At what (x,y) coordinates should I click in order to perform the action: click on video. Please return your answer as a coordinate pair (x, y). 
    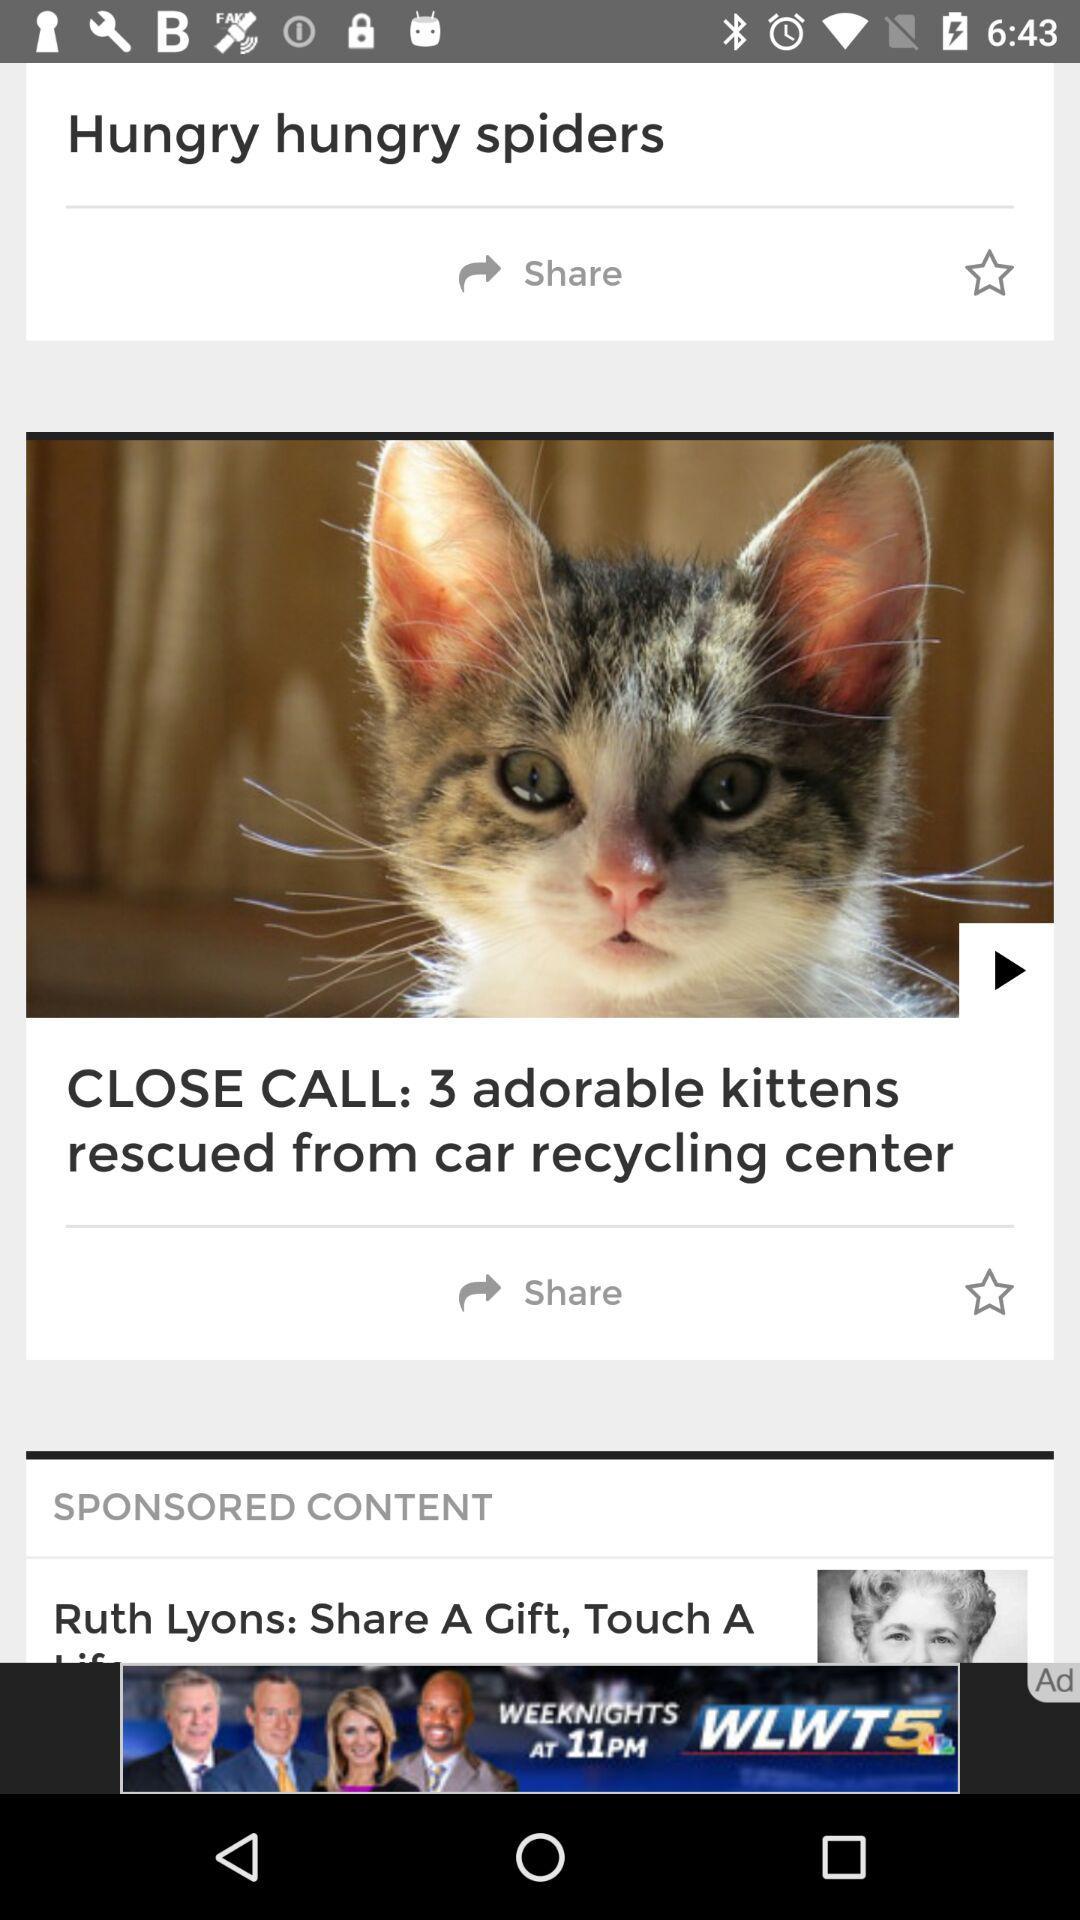
    Looking at the image, I should click on (1006, 970).